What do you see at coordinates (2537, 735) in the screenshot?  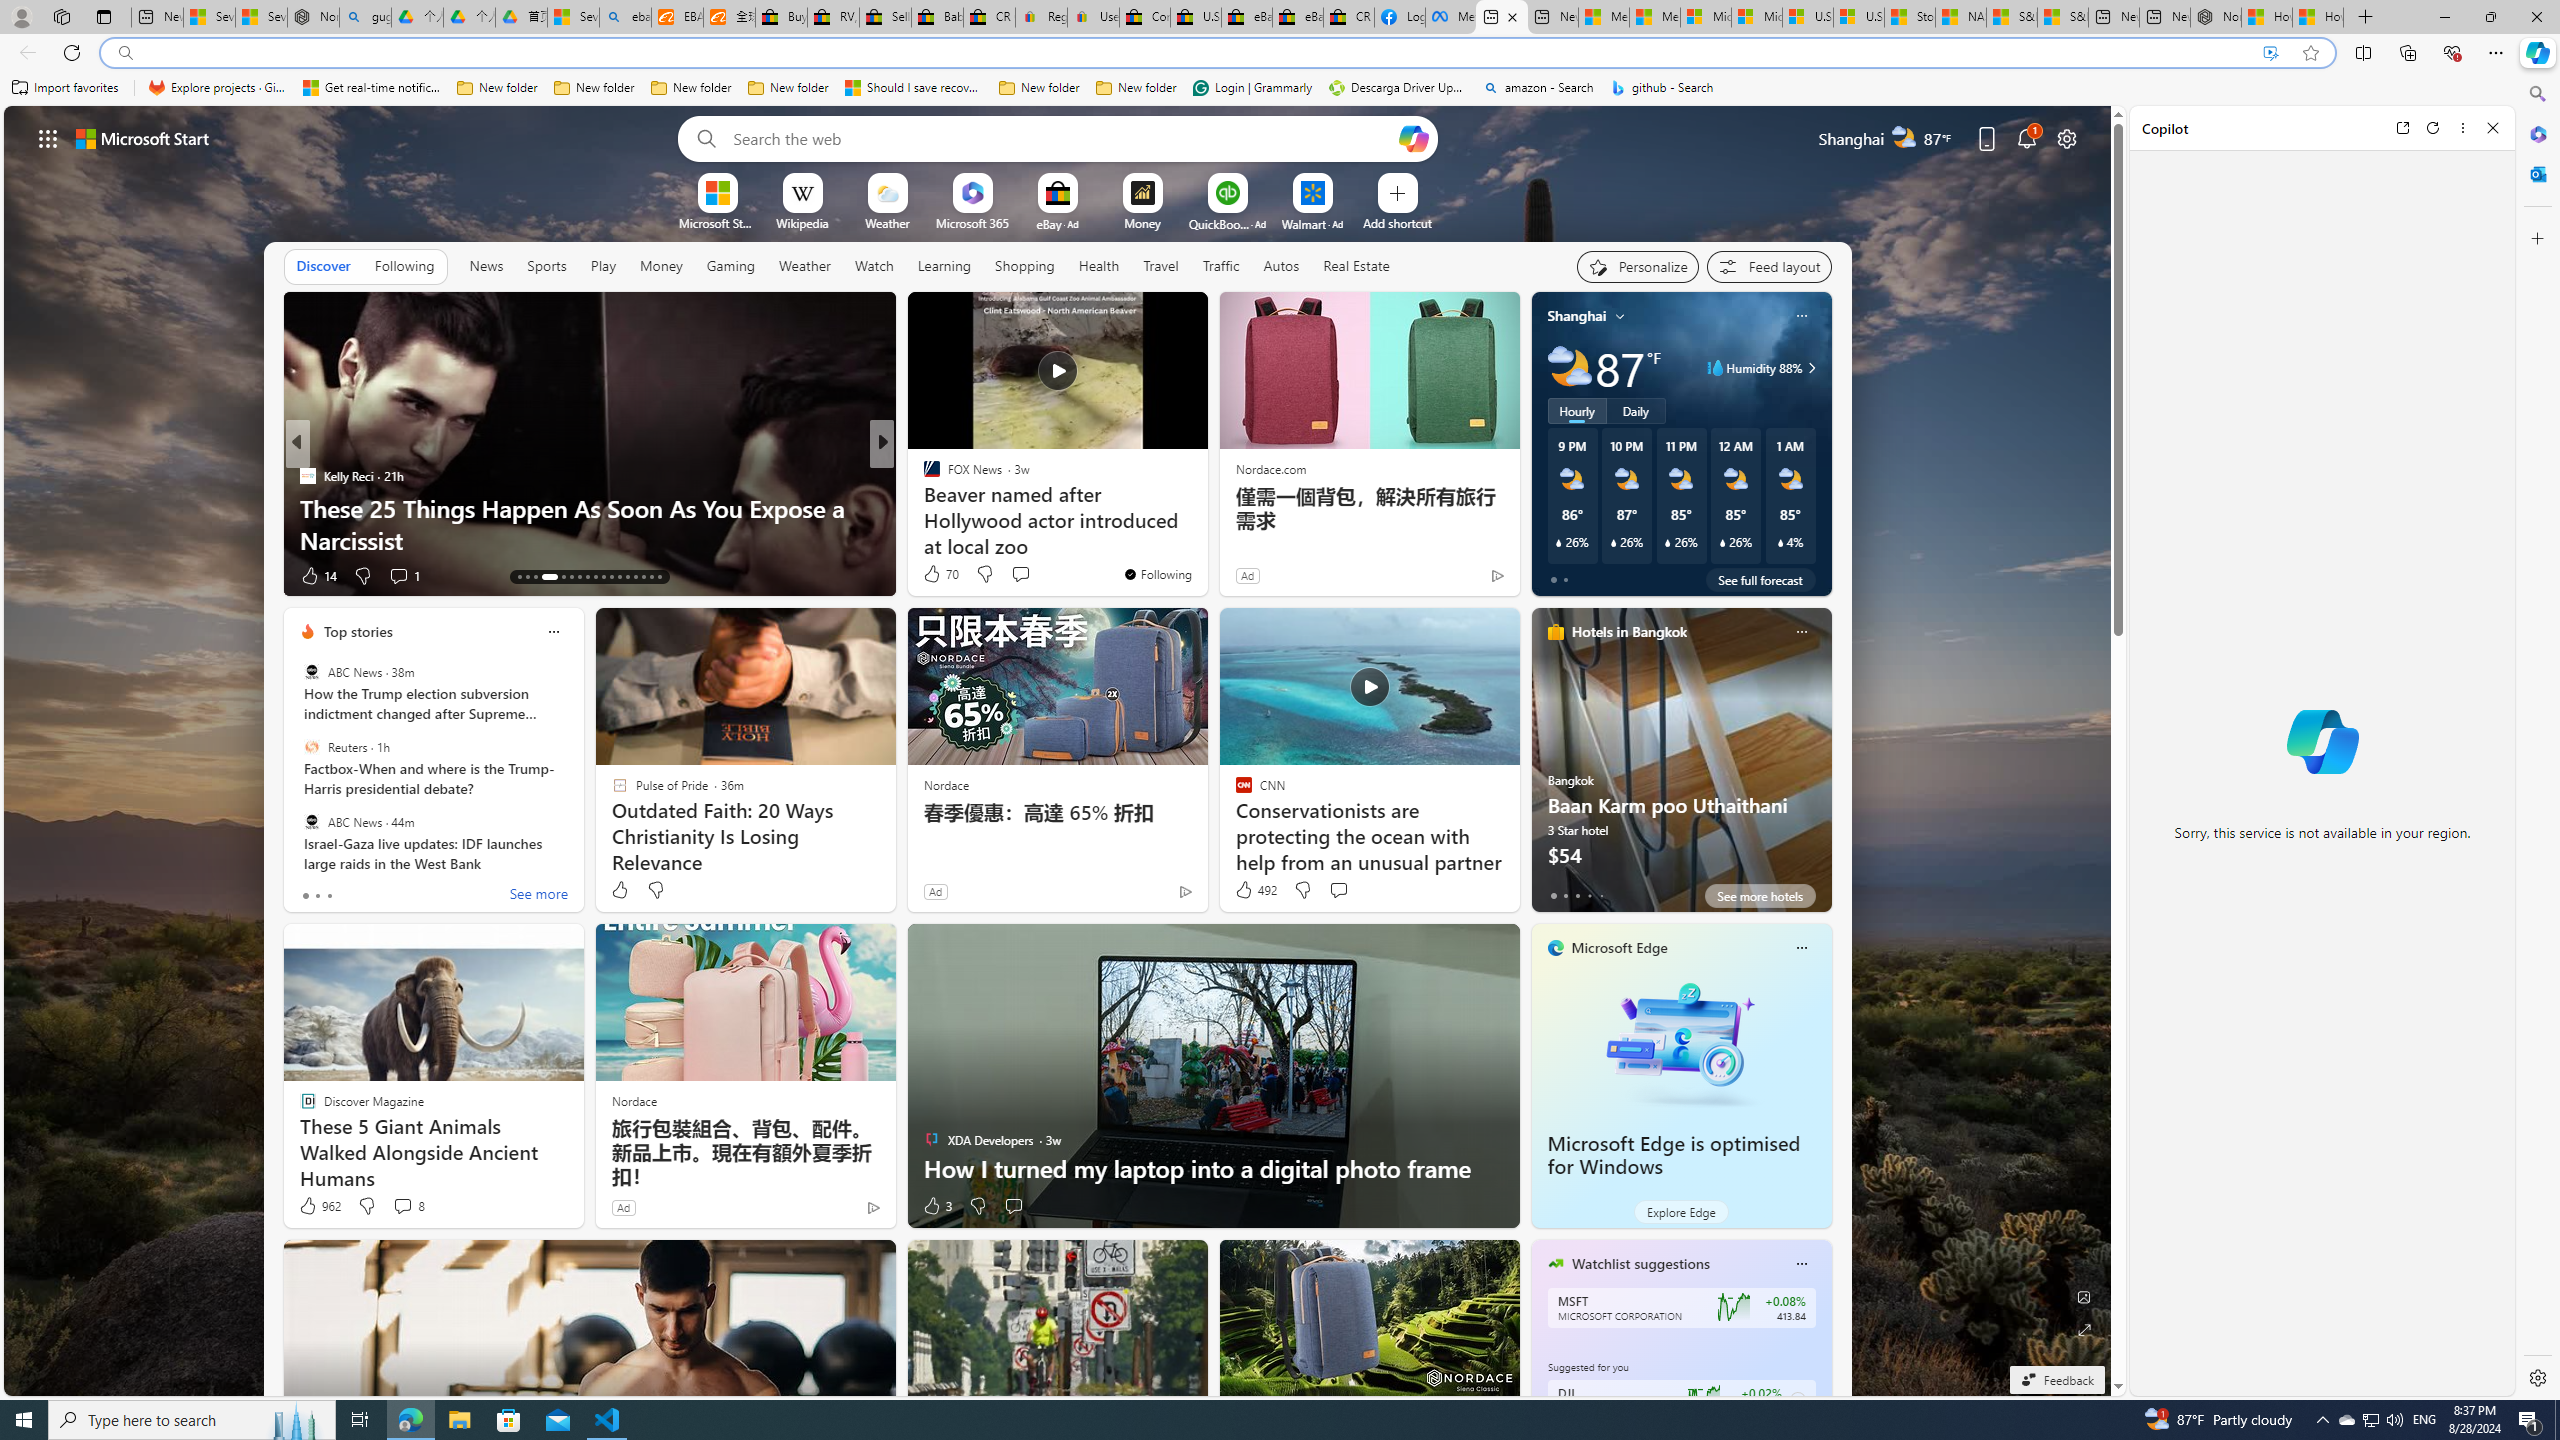 I see `'Side bar'` at bounding box center [2537, 735].